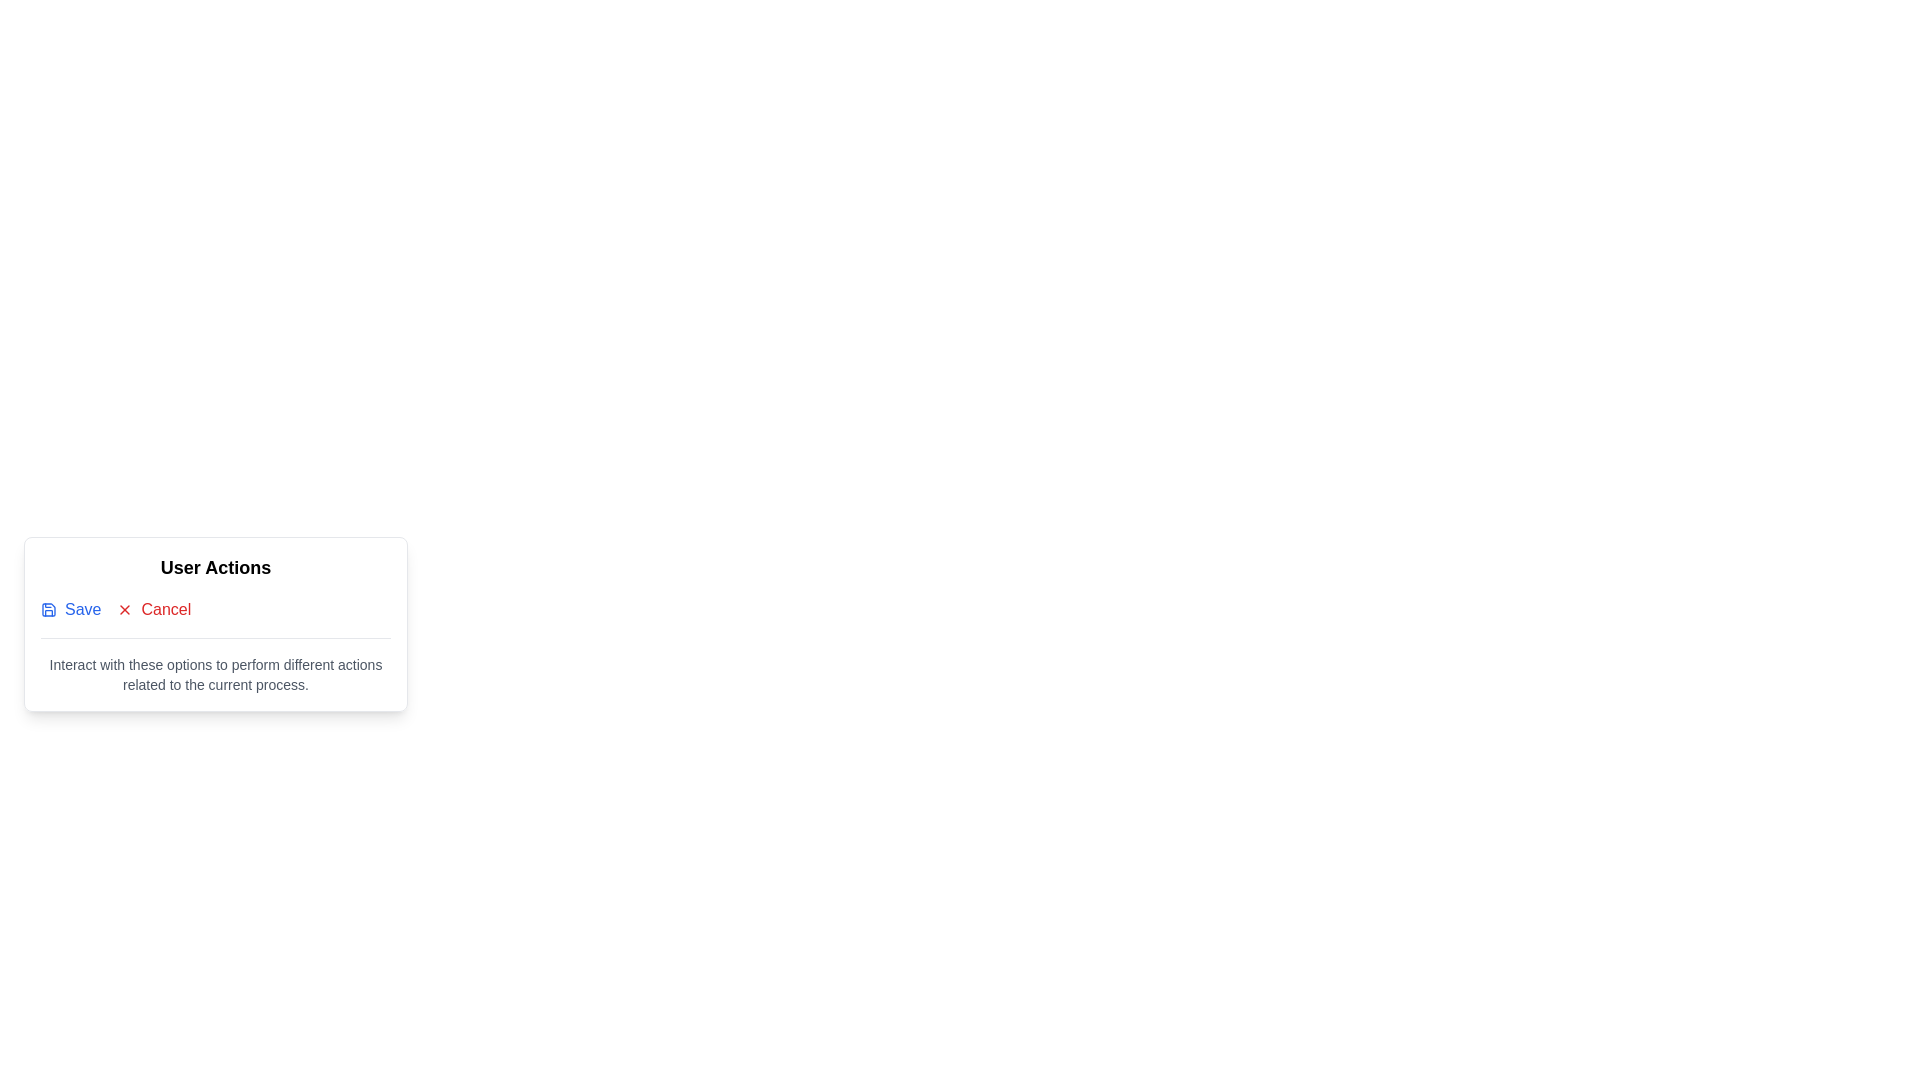 This screenshot has width=1920, height=1080. Describe the element at coordinates (153, 608) in the screenshot. I see `the cancel button located to the right of the 'Save' button in the 'User Actions' group` at that location.